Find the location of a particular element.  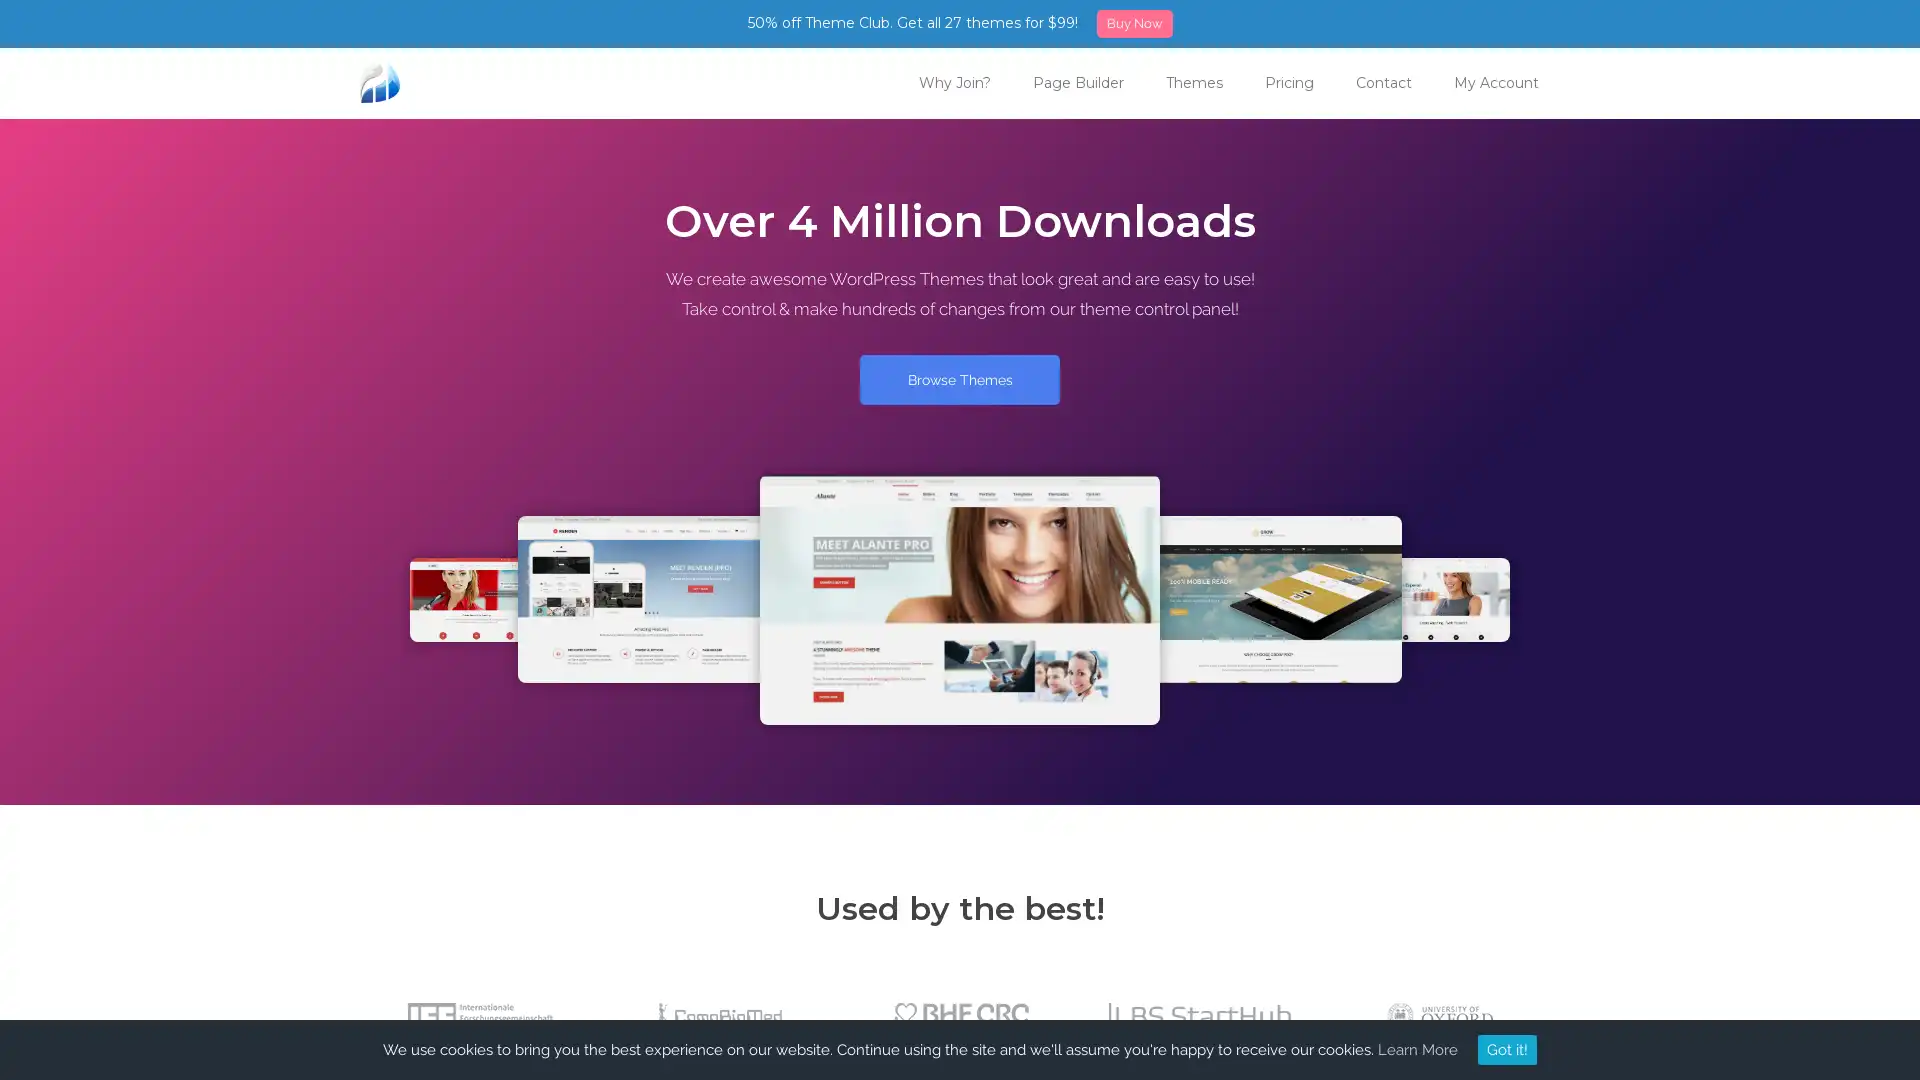

Buy Now is located at coordinates (1133, 23).